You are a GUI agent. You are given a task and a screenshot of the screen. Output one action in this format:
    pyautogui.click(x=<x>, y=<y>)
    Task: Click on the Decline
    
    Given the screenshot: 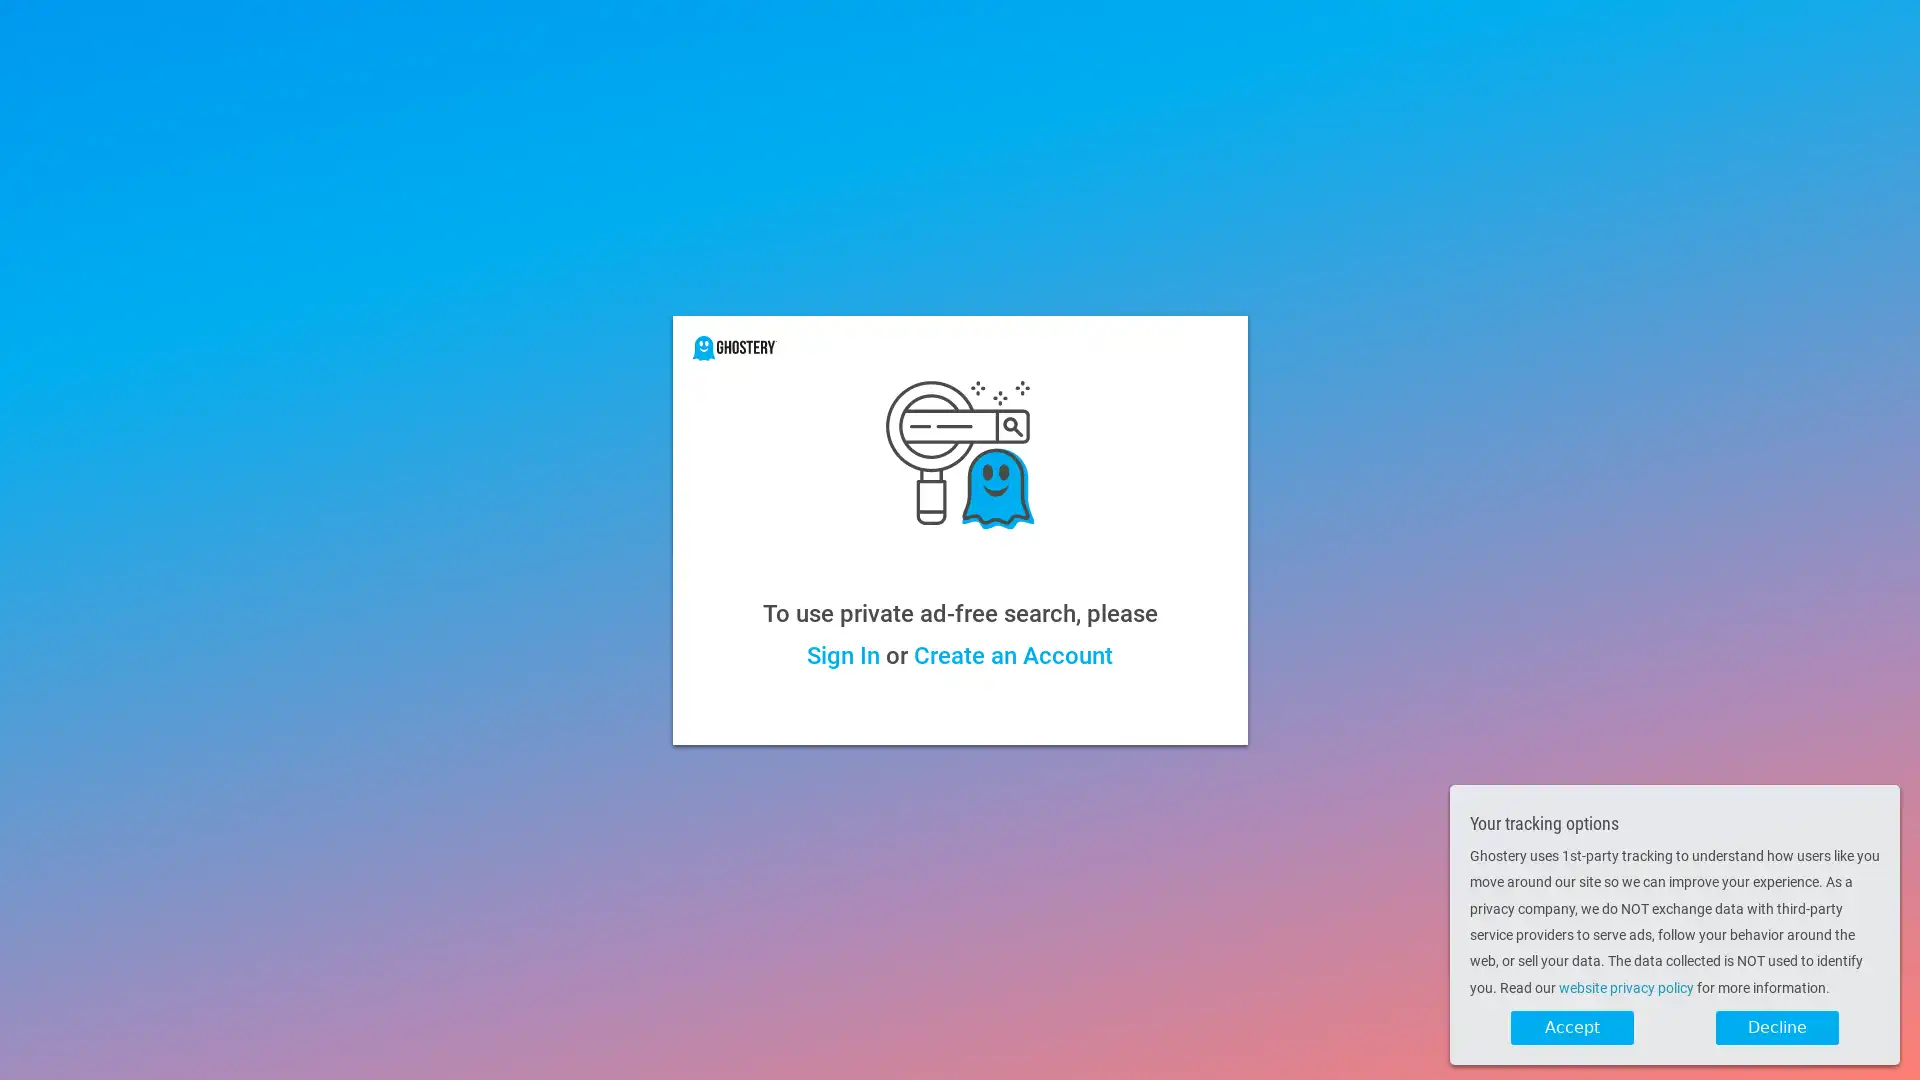 What is the action you would take?
    pyautogui.click(x=1777, y=1028)
    